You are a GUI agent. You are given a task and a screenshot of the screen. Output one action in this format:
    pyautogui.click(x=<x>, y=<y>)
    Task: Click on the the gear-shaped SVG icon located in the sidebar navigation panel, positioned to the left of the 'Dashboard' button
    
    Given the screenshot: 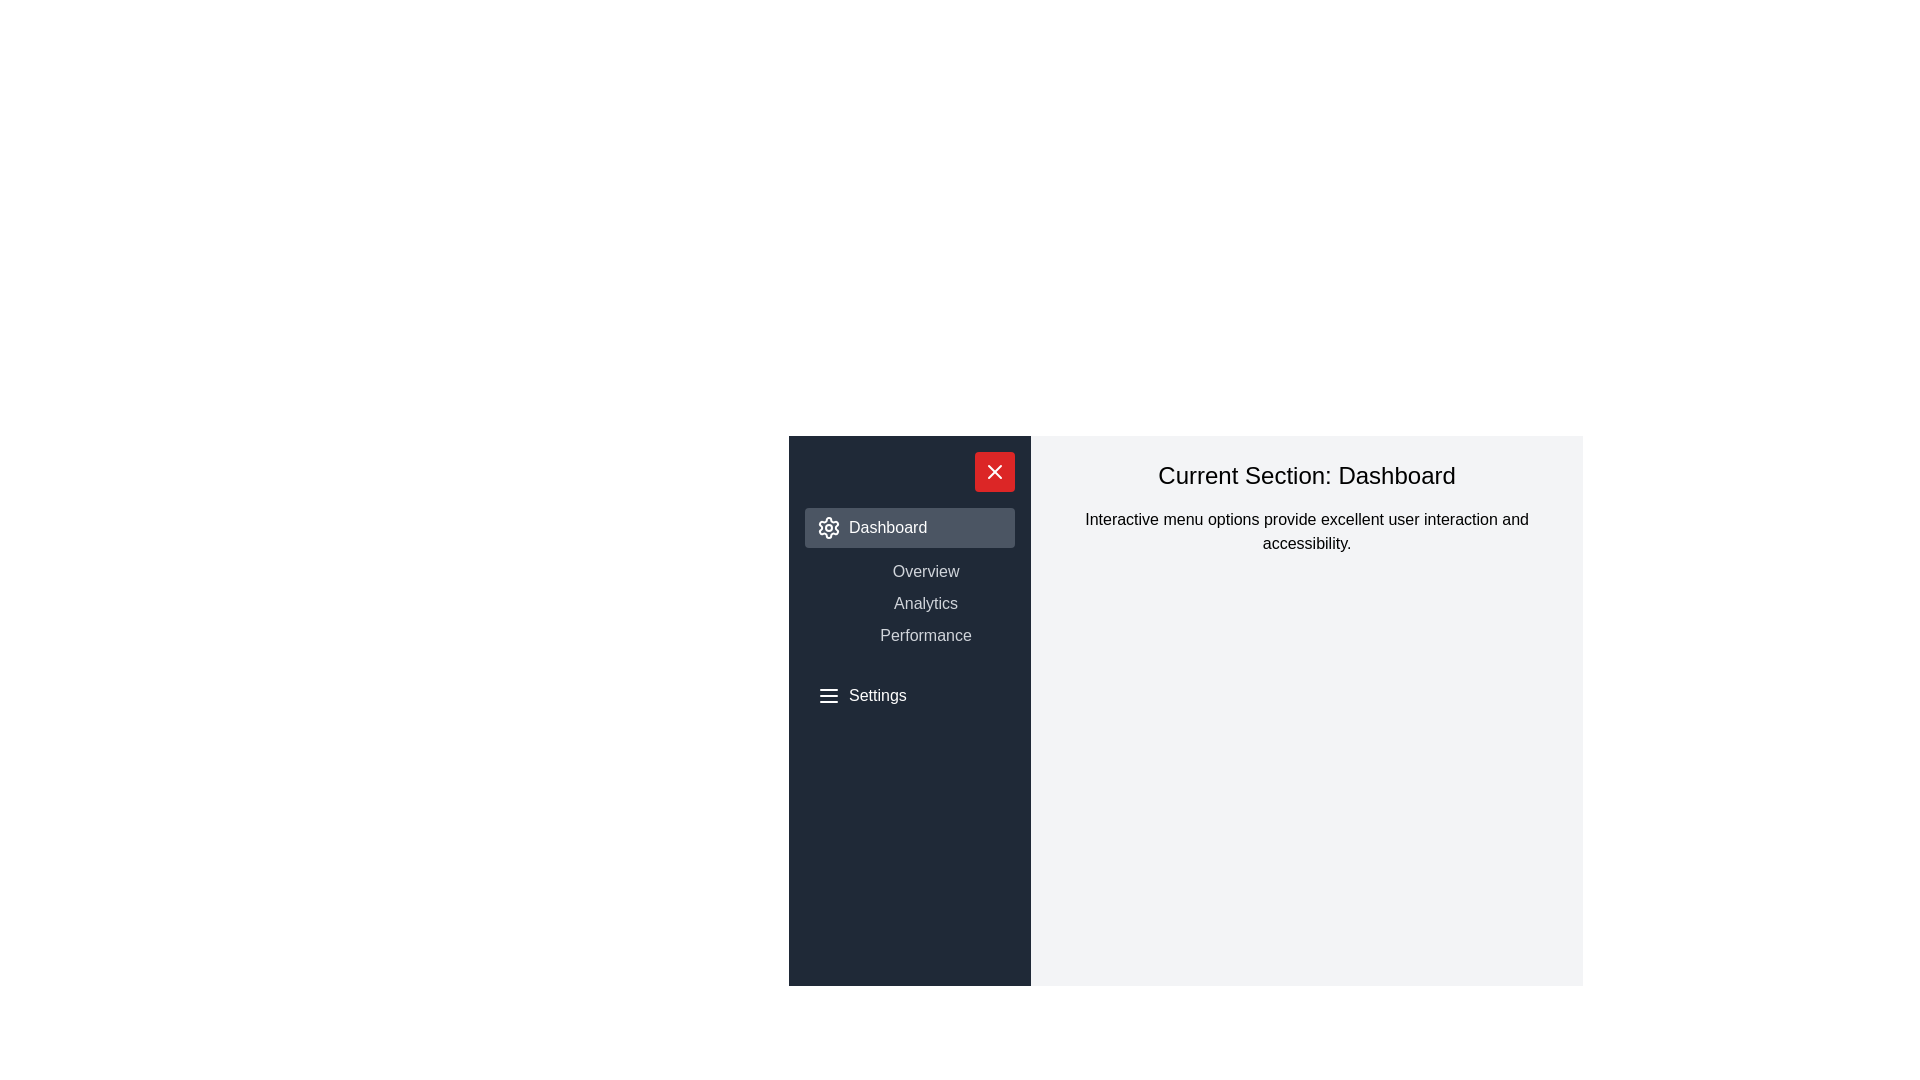 What is the action you would take?
    pyautogui.click(x=829, y=527)
    